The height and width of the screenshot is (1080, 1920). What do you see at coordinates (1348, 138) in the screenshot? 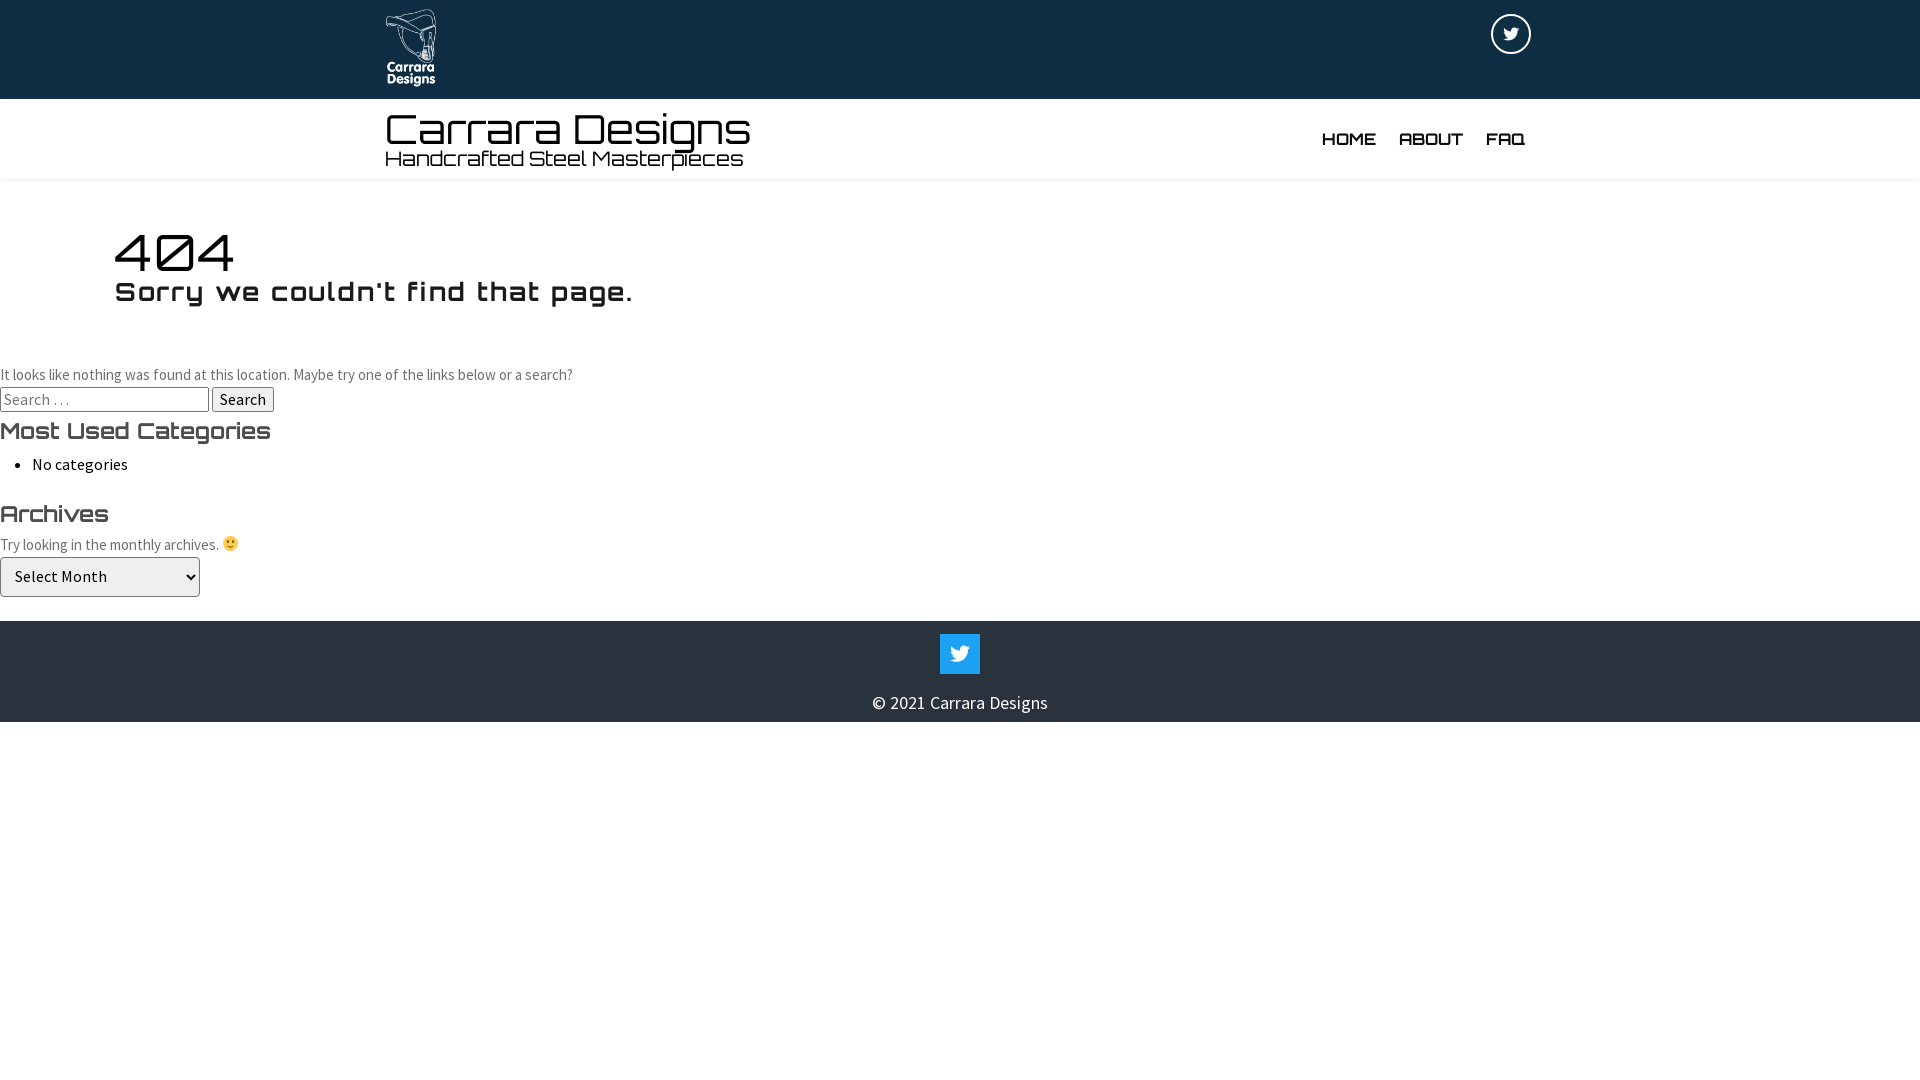
I see `'HOME'` at bounding box center [1348, 138].